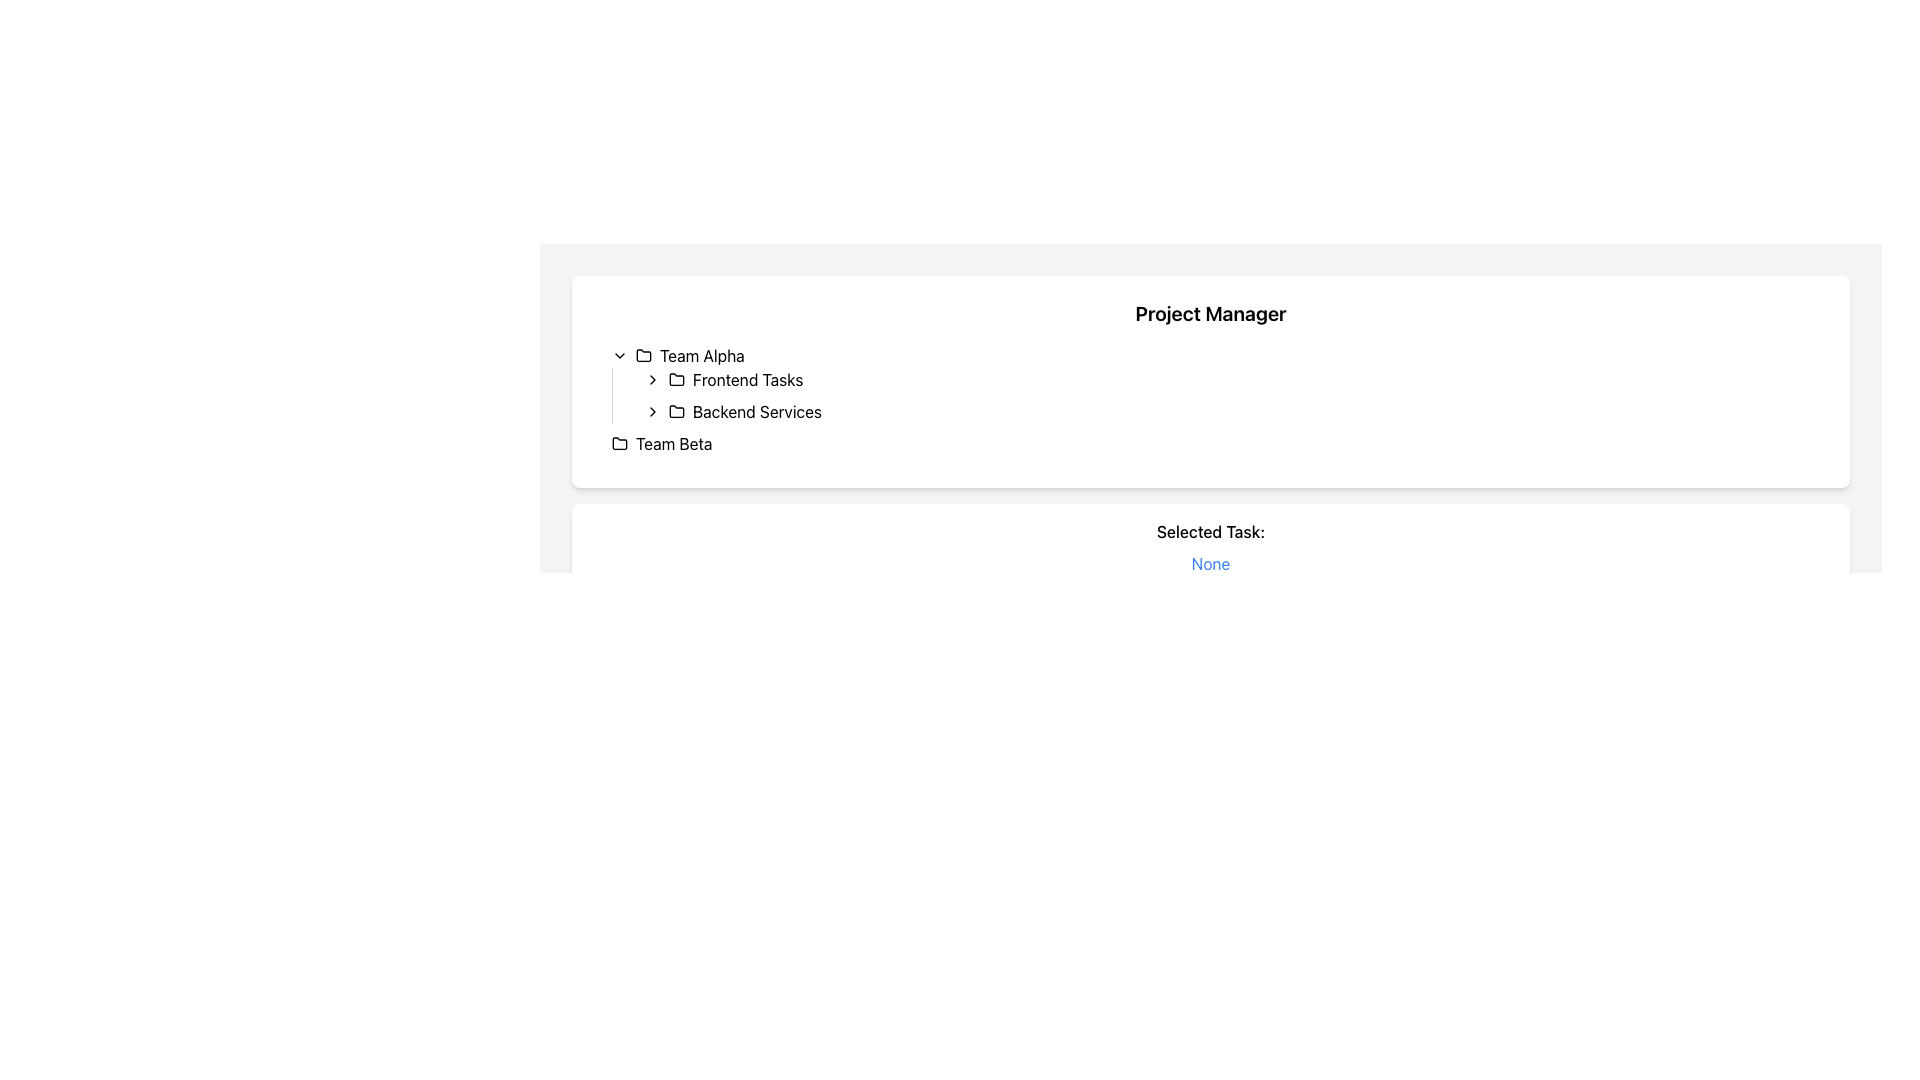 The image size is (1920, 1080). I want to click on the folder icon located to the left of the 'Backend Services' text, which is part of a collapsible group in the hierarchical list, so click(676, 411).